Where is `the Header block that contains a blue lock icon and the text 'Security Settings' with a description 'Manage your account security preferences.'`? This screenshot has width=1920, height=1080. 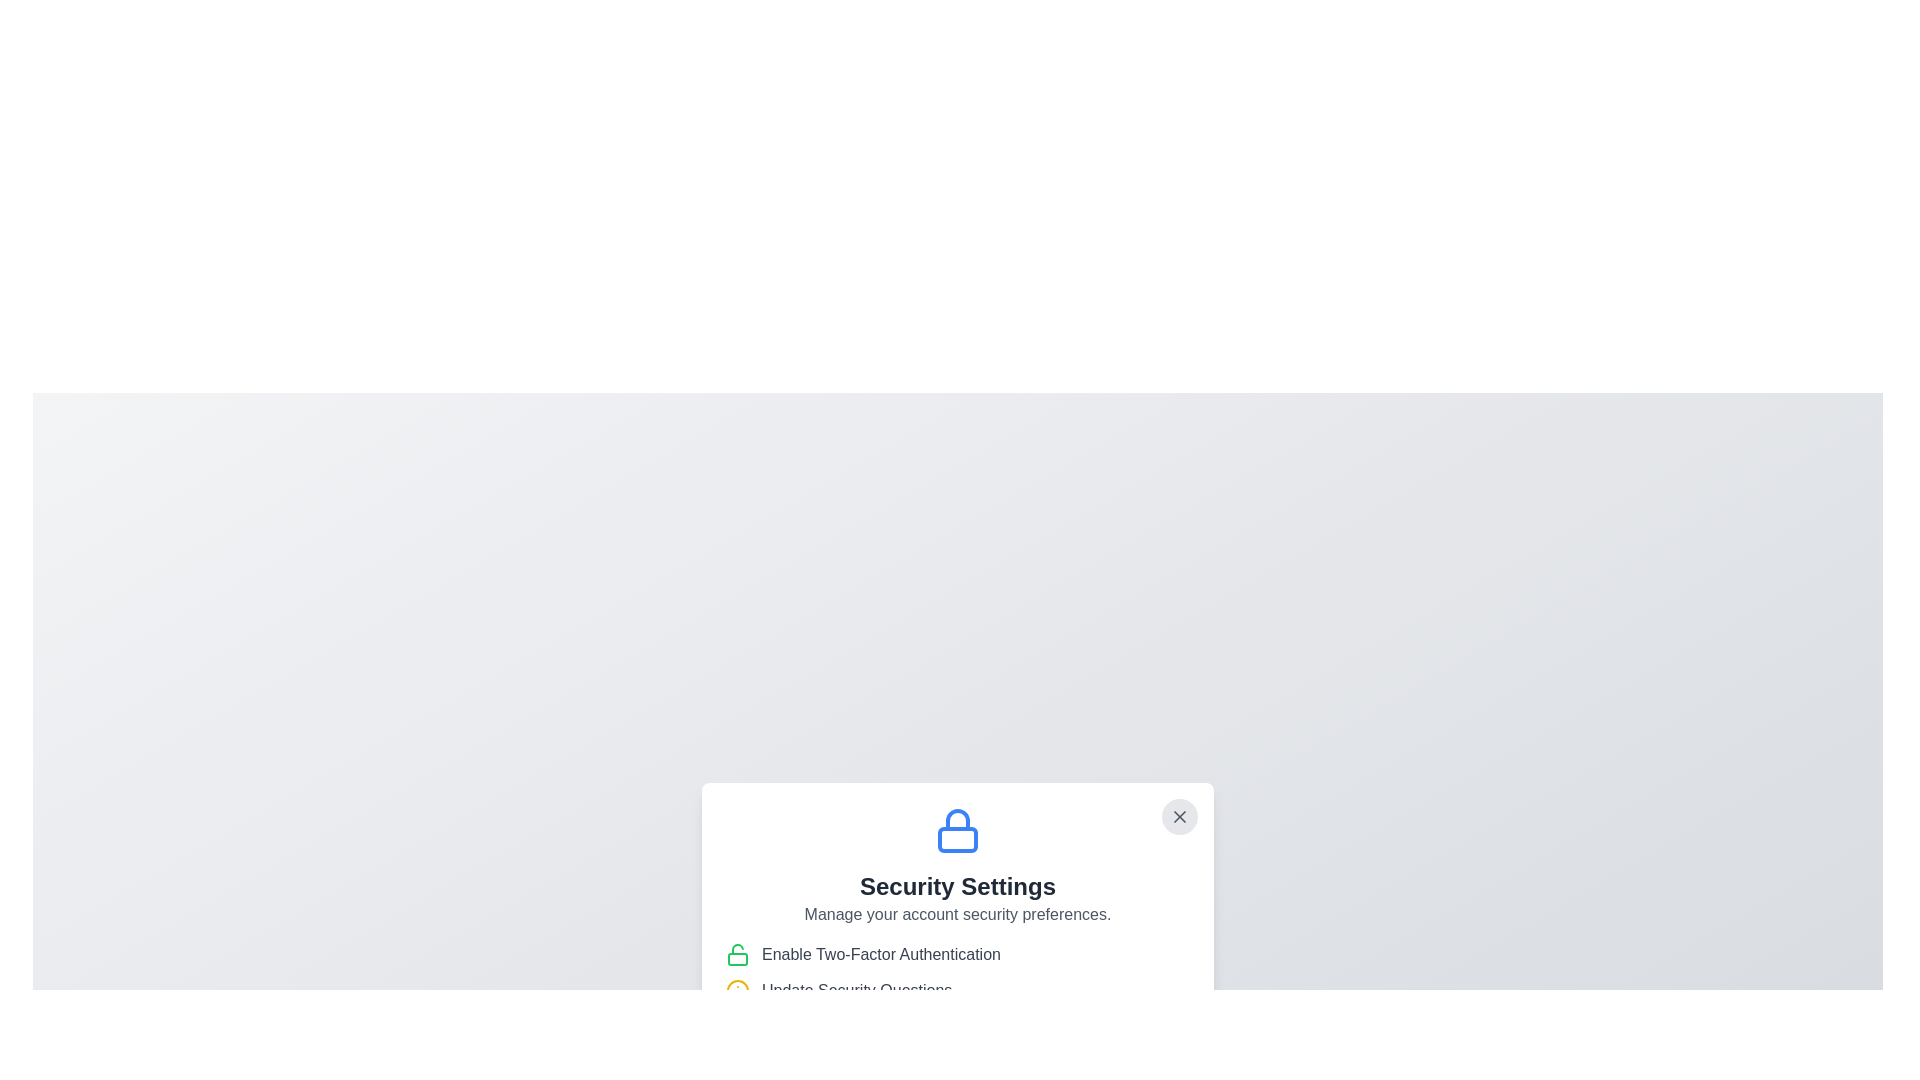
the Header block that contains a blue lock icon and the text 'Security Settings' with a description 'Manage your account security preferences.' is located at coordinates (957, 866).